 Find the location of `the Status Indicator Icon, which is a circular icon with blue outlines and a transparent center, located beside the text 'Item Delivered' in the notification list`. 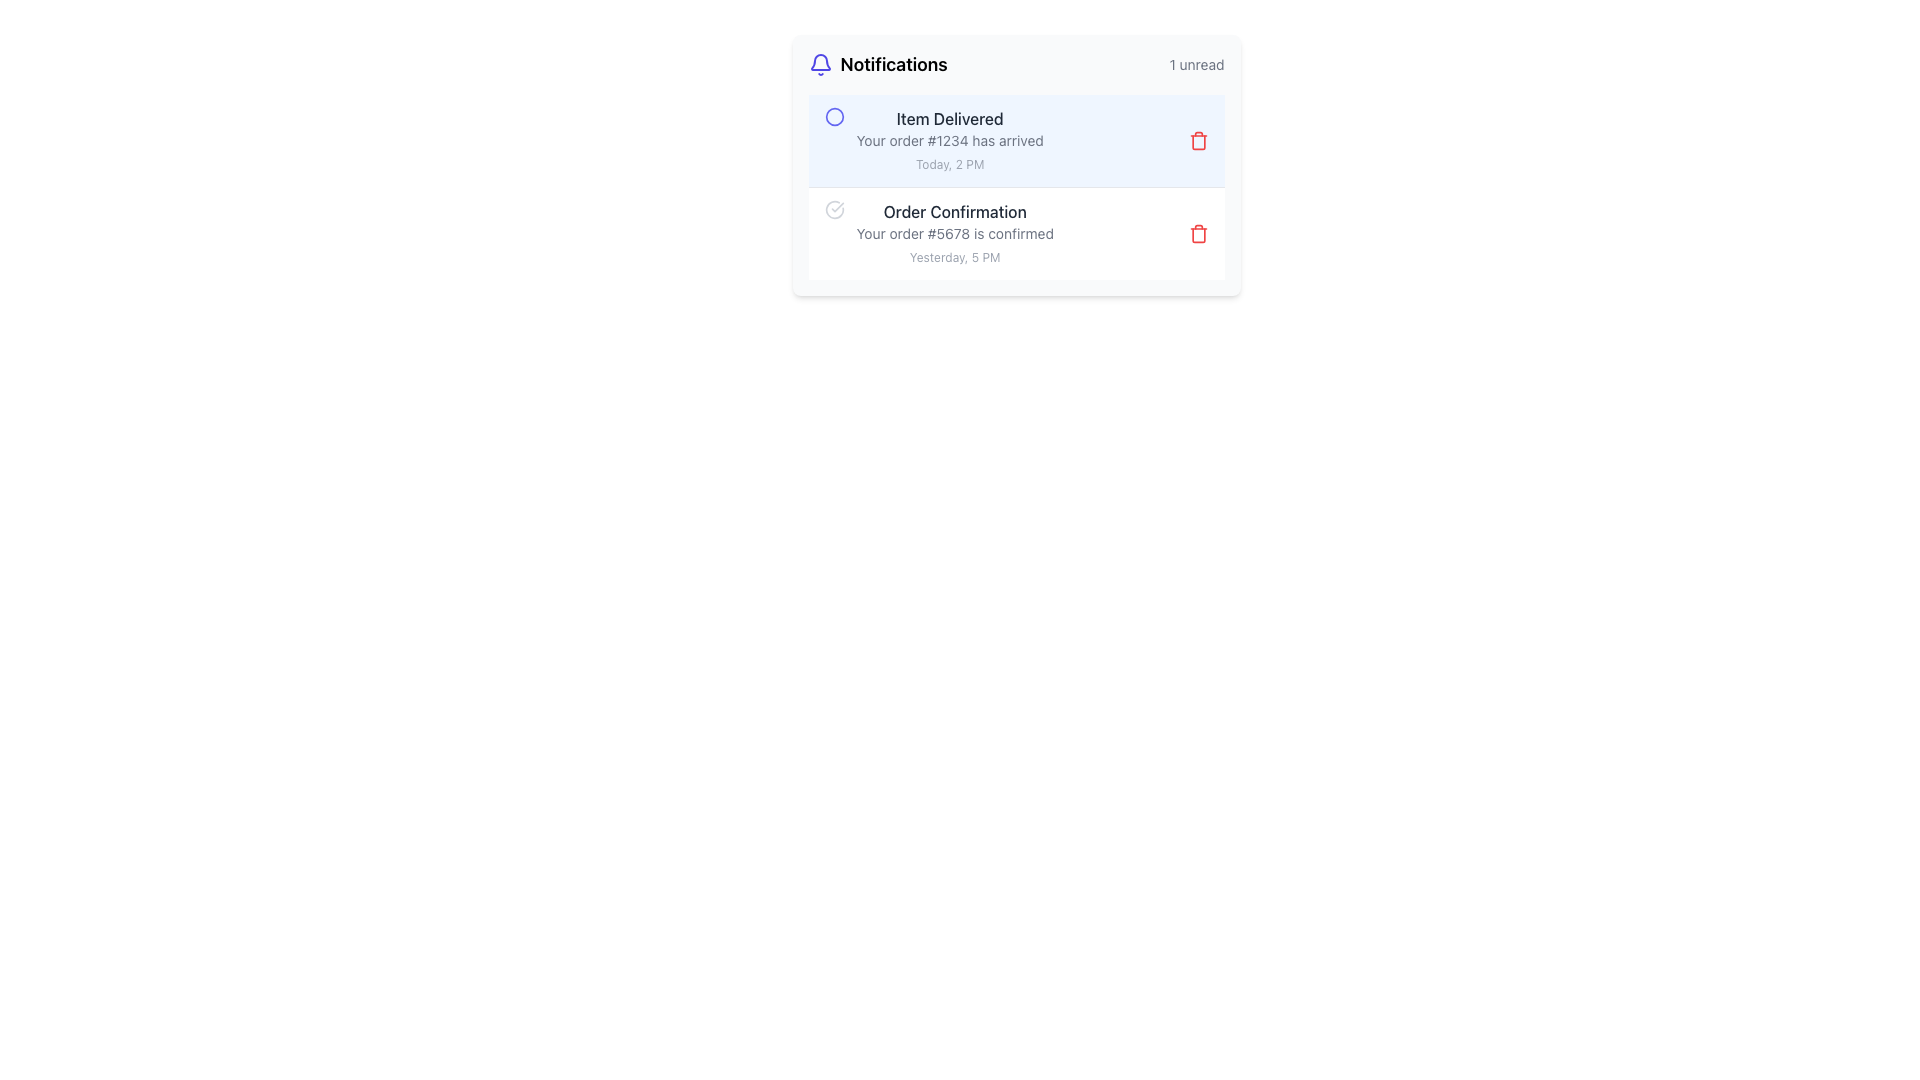

the Status Indicator Icon, which is a circular icon with blue outlines and a transparent center, located beside the text 'Item Delivered' in the notification list is located at coordinates (834, 116).